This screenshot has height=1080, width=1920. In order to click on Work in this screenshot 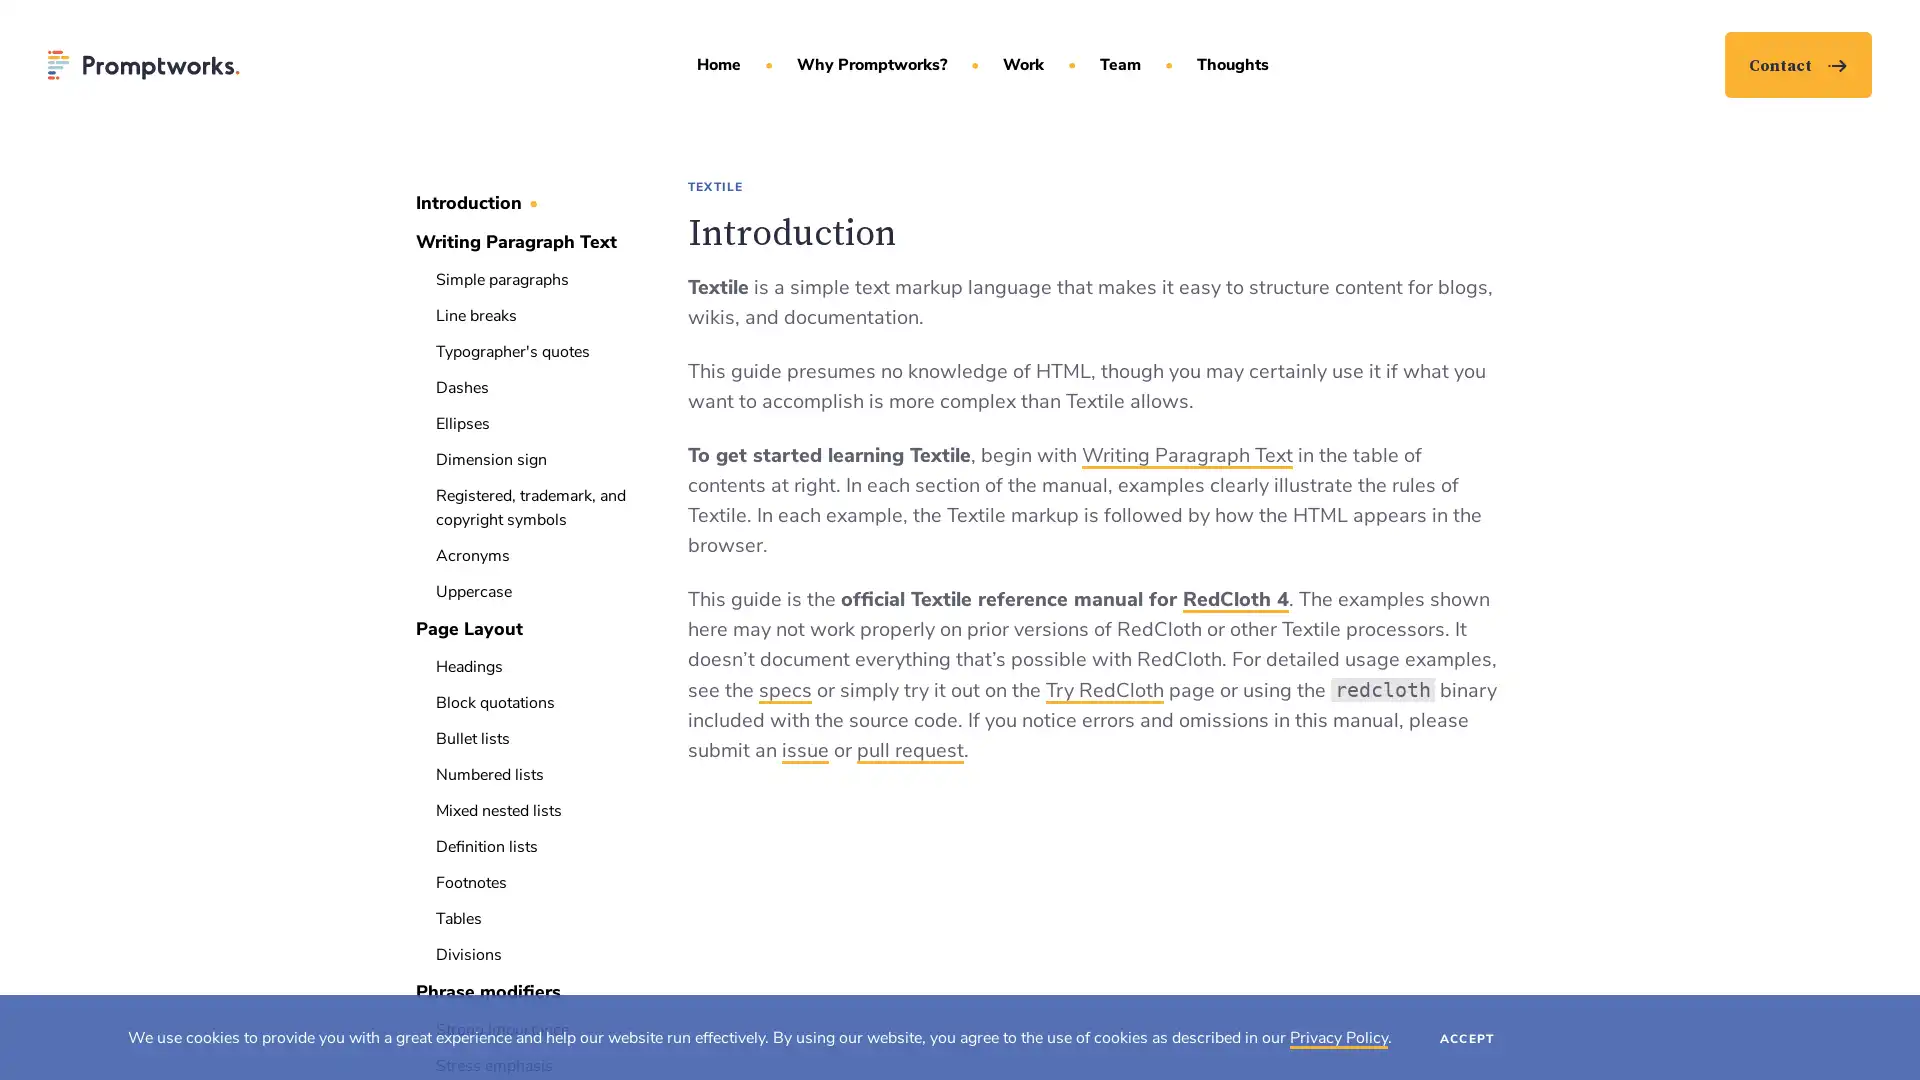, I will do `click(1022, 64)`.